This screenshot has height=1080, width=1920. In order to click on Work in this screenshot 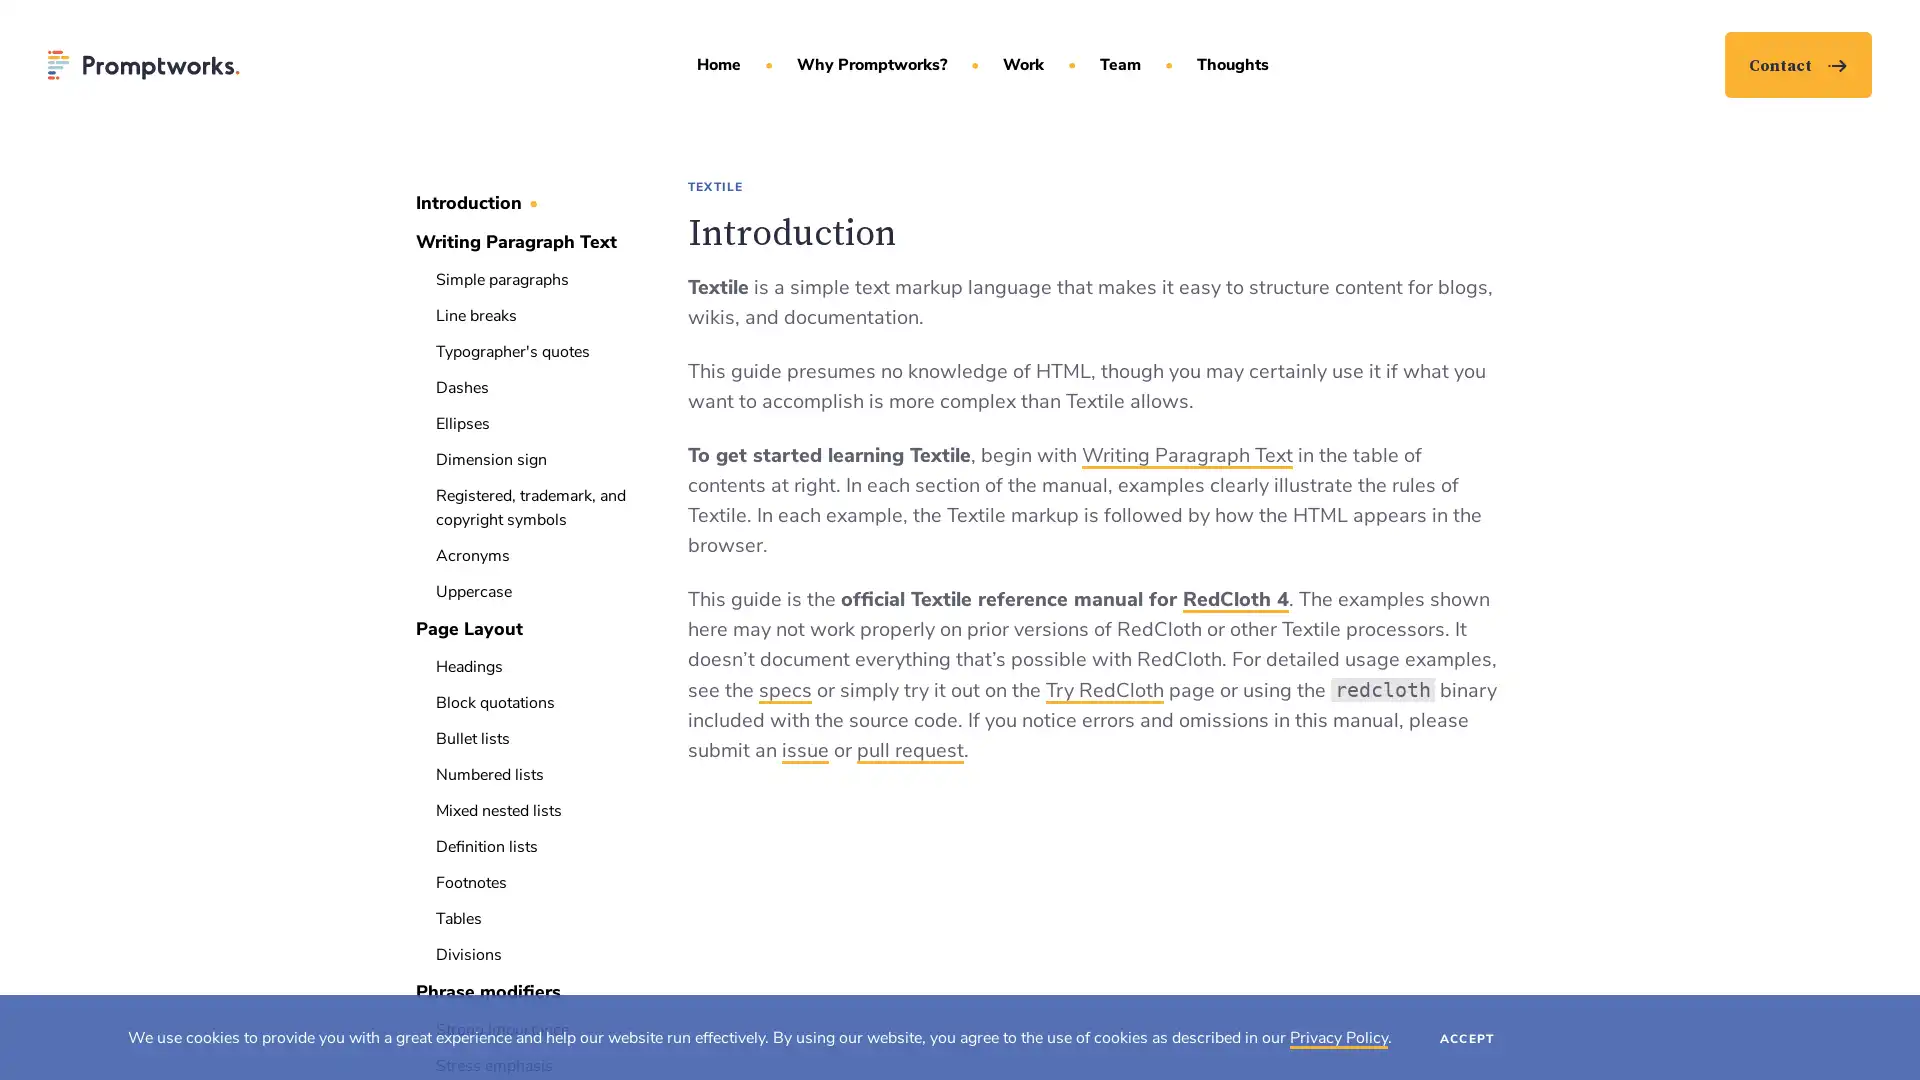, I will do `click(1022, 64)`.